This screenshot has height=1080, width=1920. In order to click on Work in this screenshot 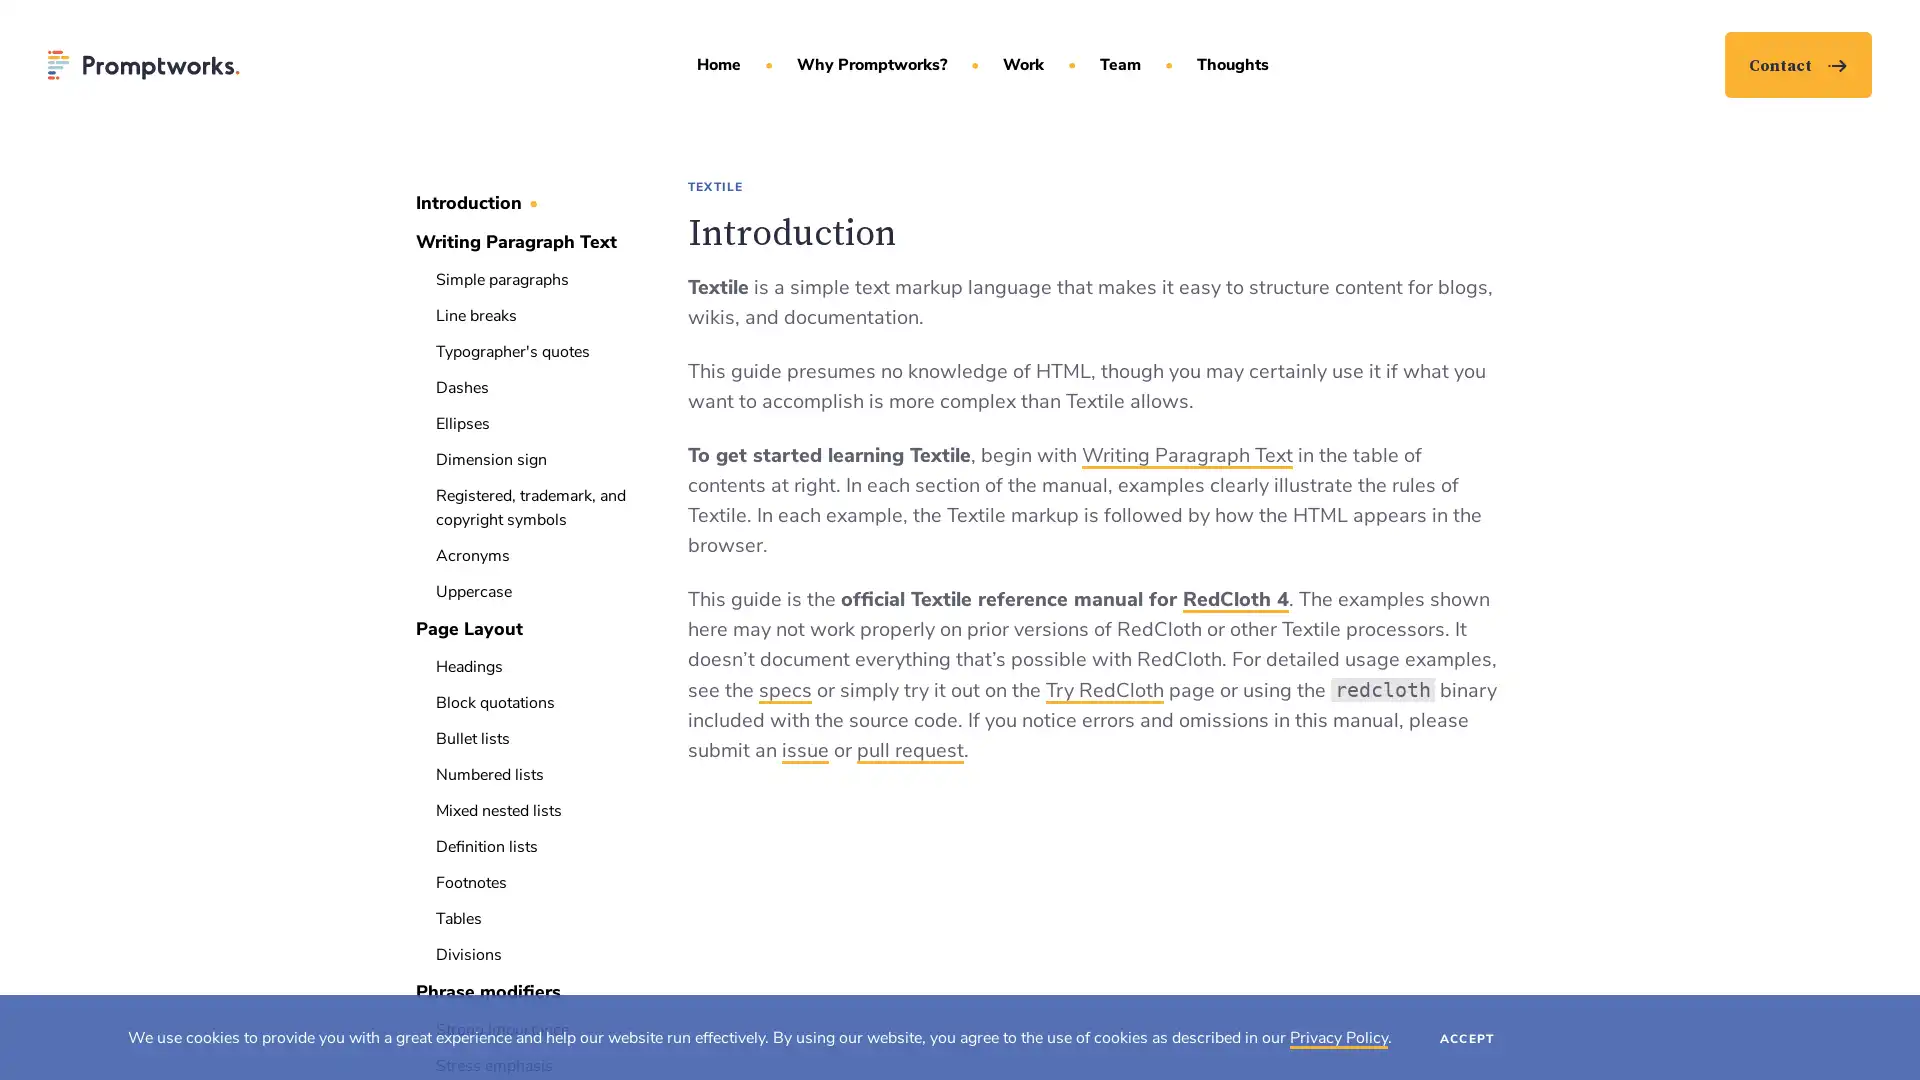, I will do `click(1022, 64)`.